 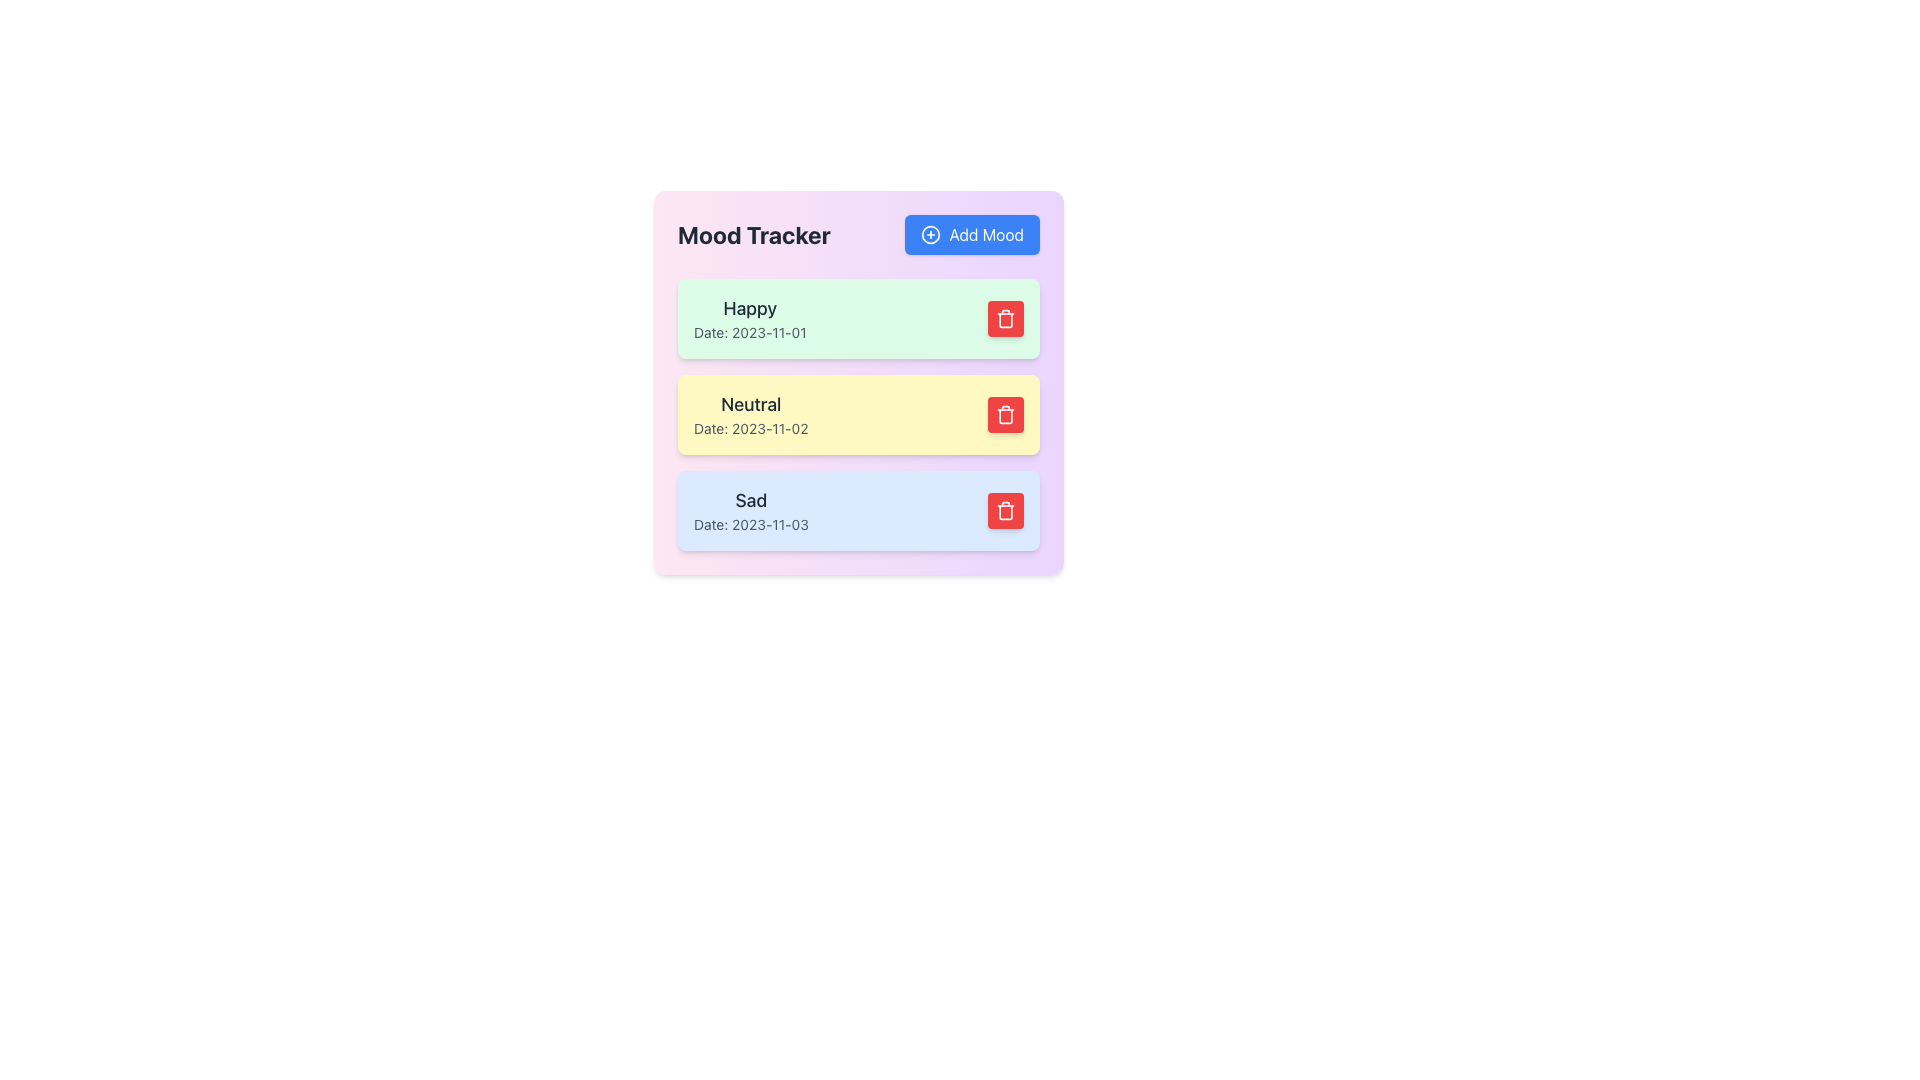 I want to click on the Text Label that identifies the mood 'Neutral', positioned in the middle yellow-highlighted section of the mood entries list, to focus on it, so click(x=750, y=405).